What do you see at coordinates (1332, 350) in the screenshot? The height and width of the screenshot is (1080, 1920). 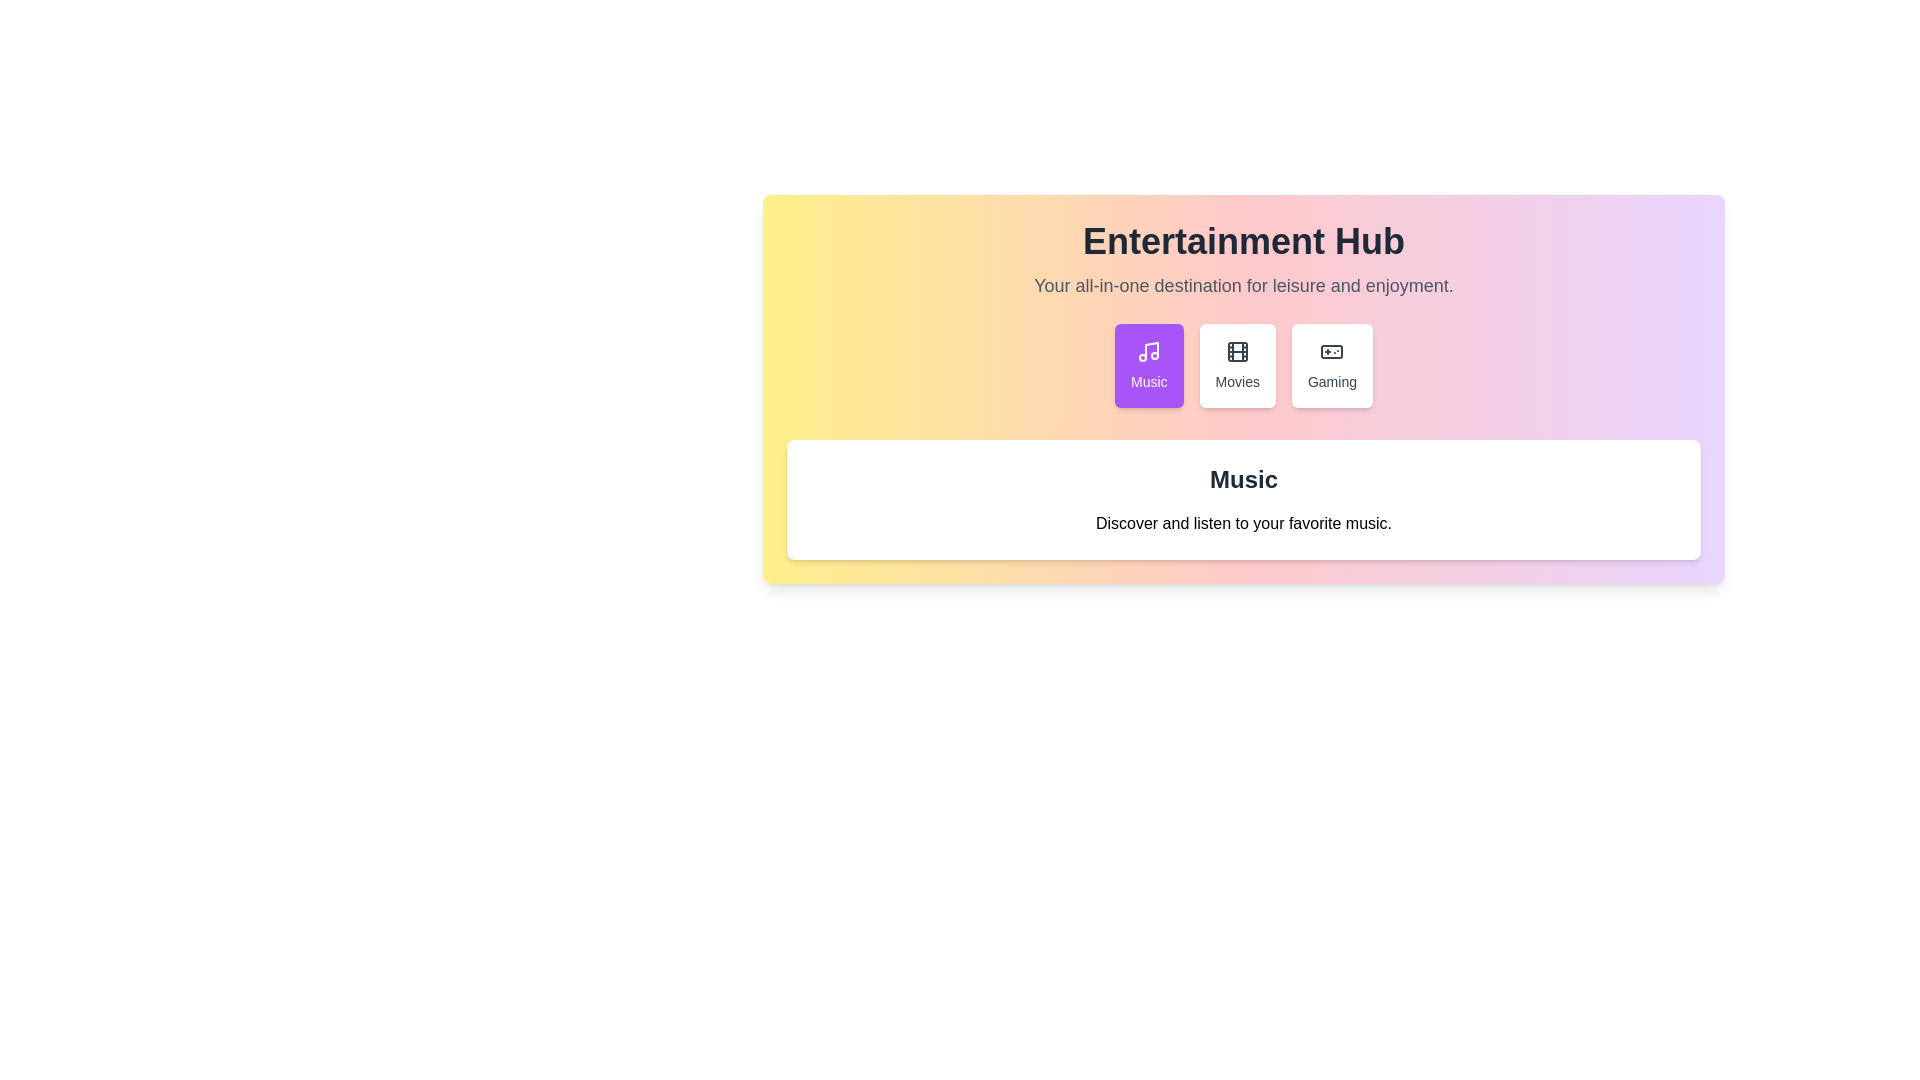 I see `the Gaming category icon located within the Gaming card, positioned centrally above the text label` at bounding box center [1332, 350].